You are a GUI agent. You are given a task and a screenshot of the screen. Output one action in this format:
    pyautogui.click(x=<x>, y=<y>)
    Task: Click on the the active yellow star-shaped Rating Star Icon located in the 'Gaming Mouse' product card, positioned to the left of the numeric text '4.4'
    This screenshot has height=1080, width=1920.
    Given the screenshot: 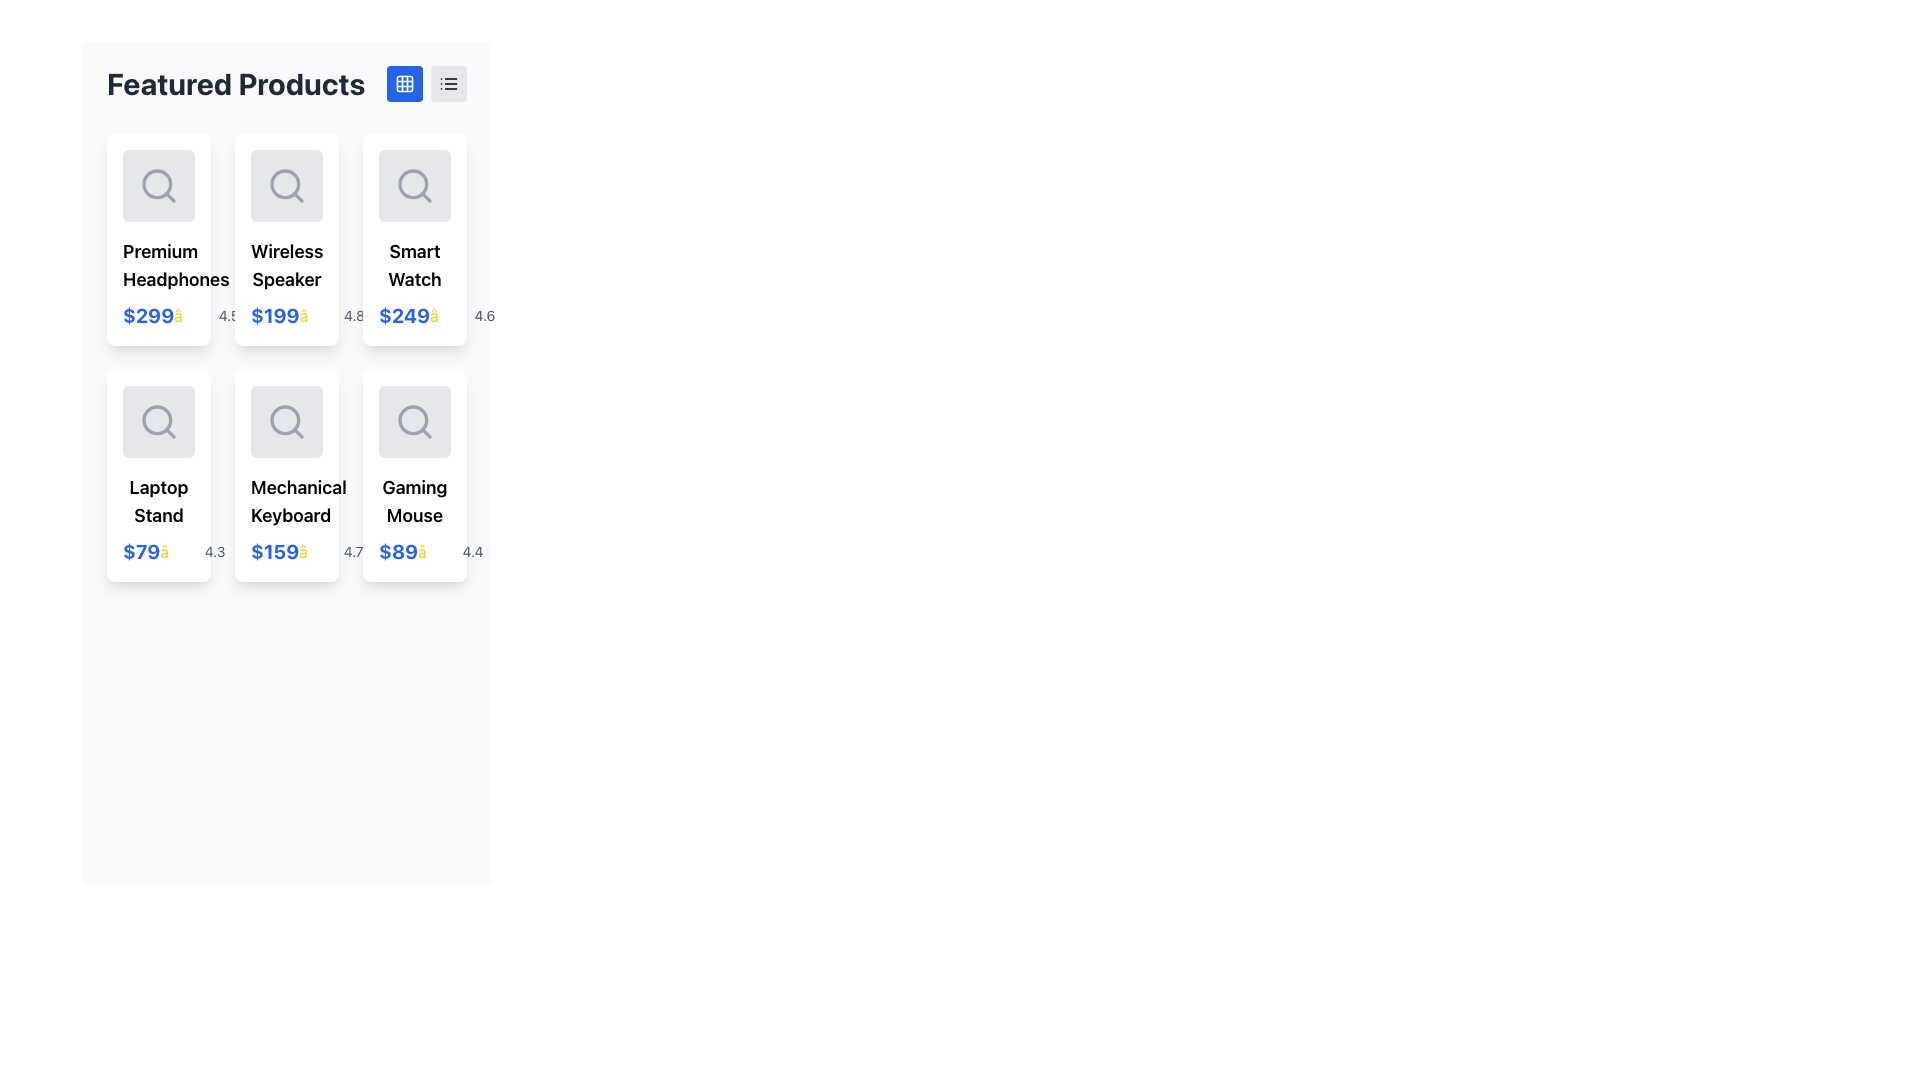 What is the action you would take?
    pyautogui.click(x=437, y=551)
    